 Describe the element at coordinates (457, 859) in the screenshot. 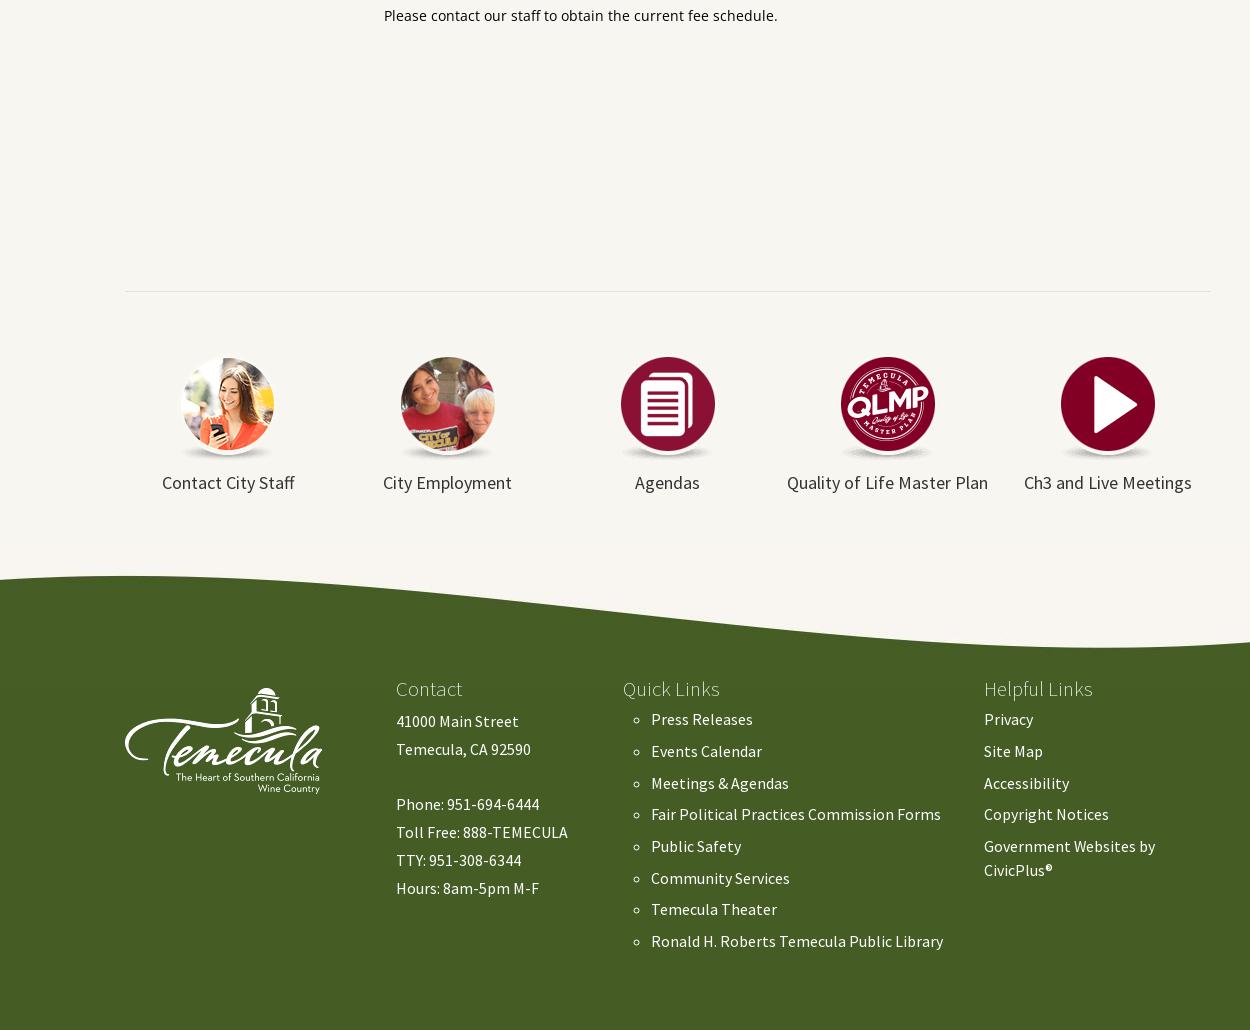

I see `'TTY: 951-308-6344'` at that location.